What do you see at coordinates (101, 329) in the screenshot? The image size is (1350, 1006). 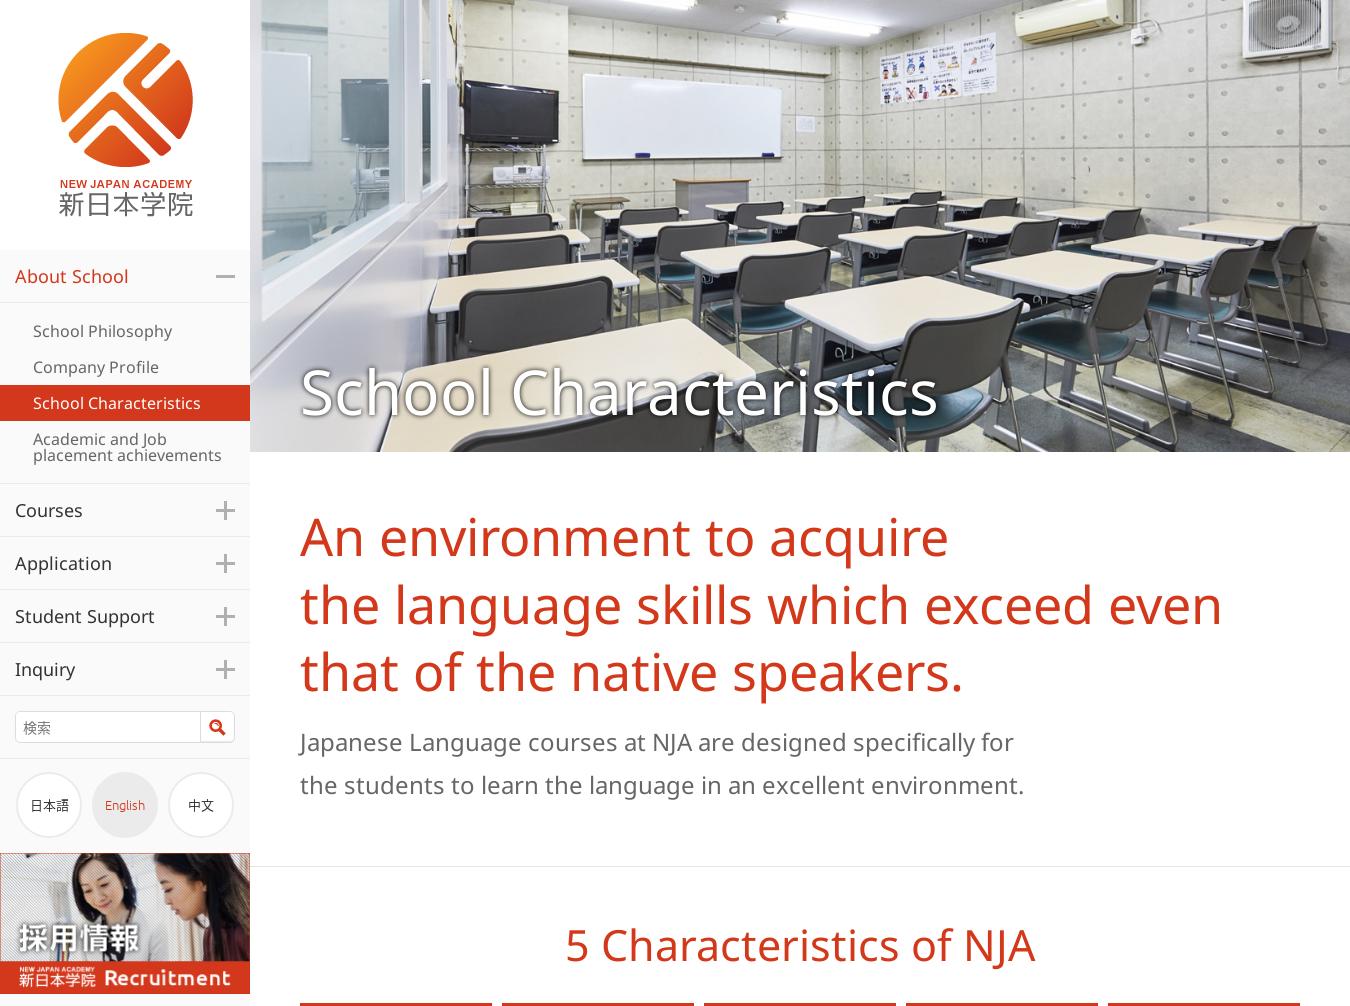 I see `'School Philosophy'` at bounding box center [101, 329].